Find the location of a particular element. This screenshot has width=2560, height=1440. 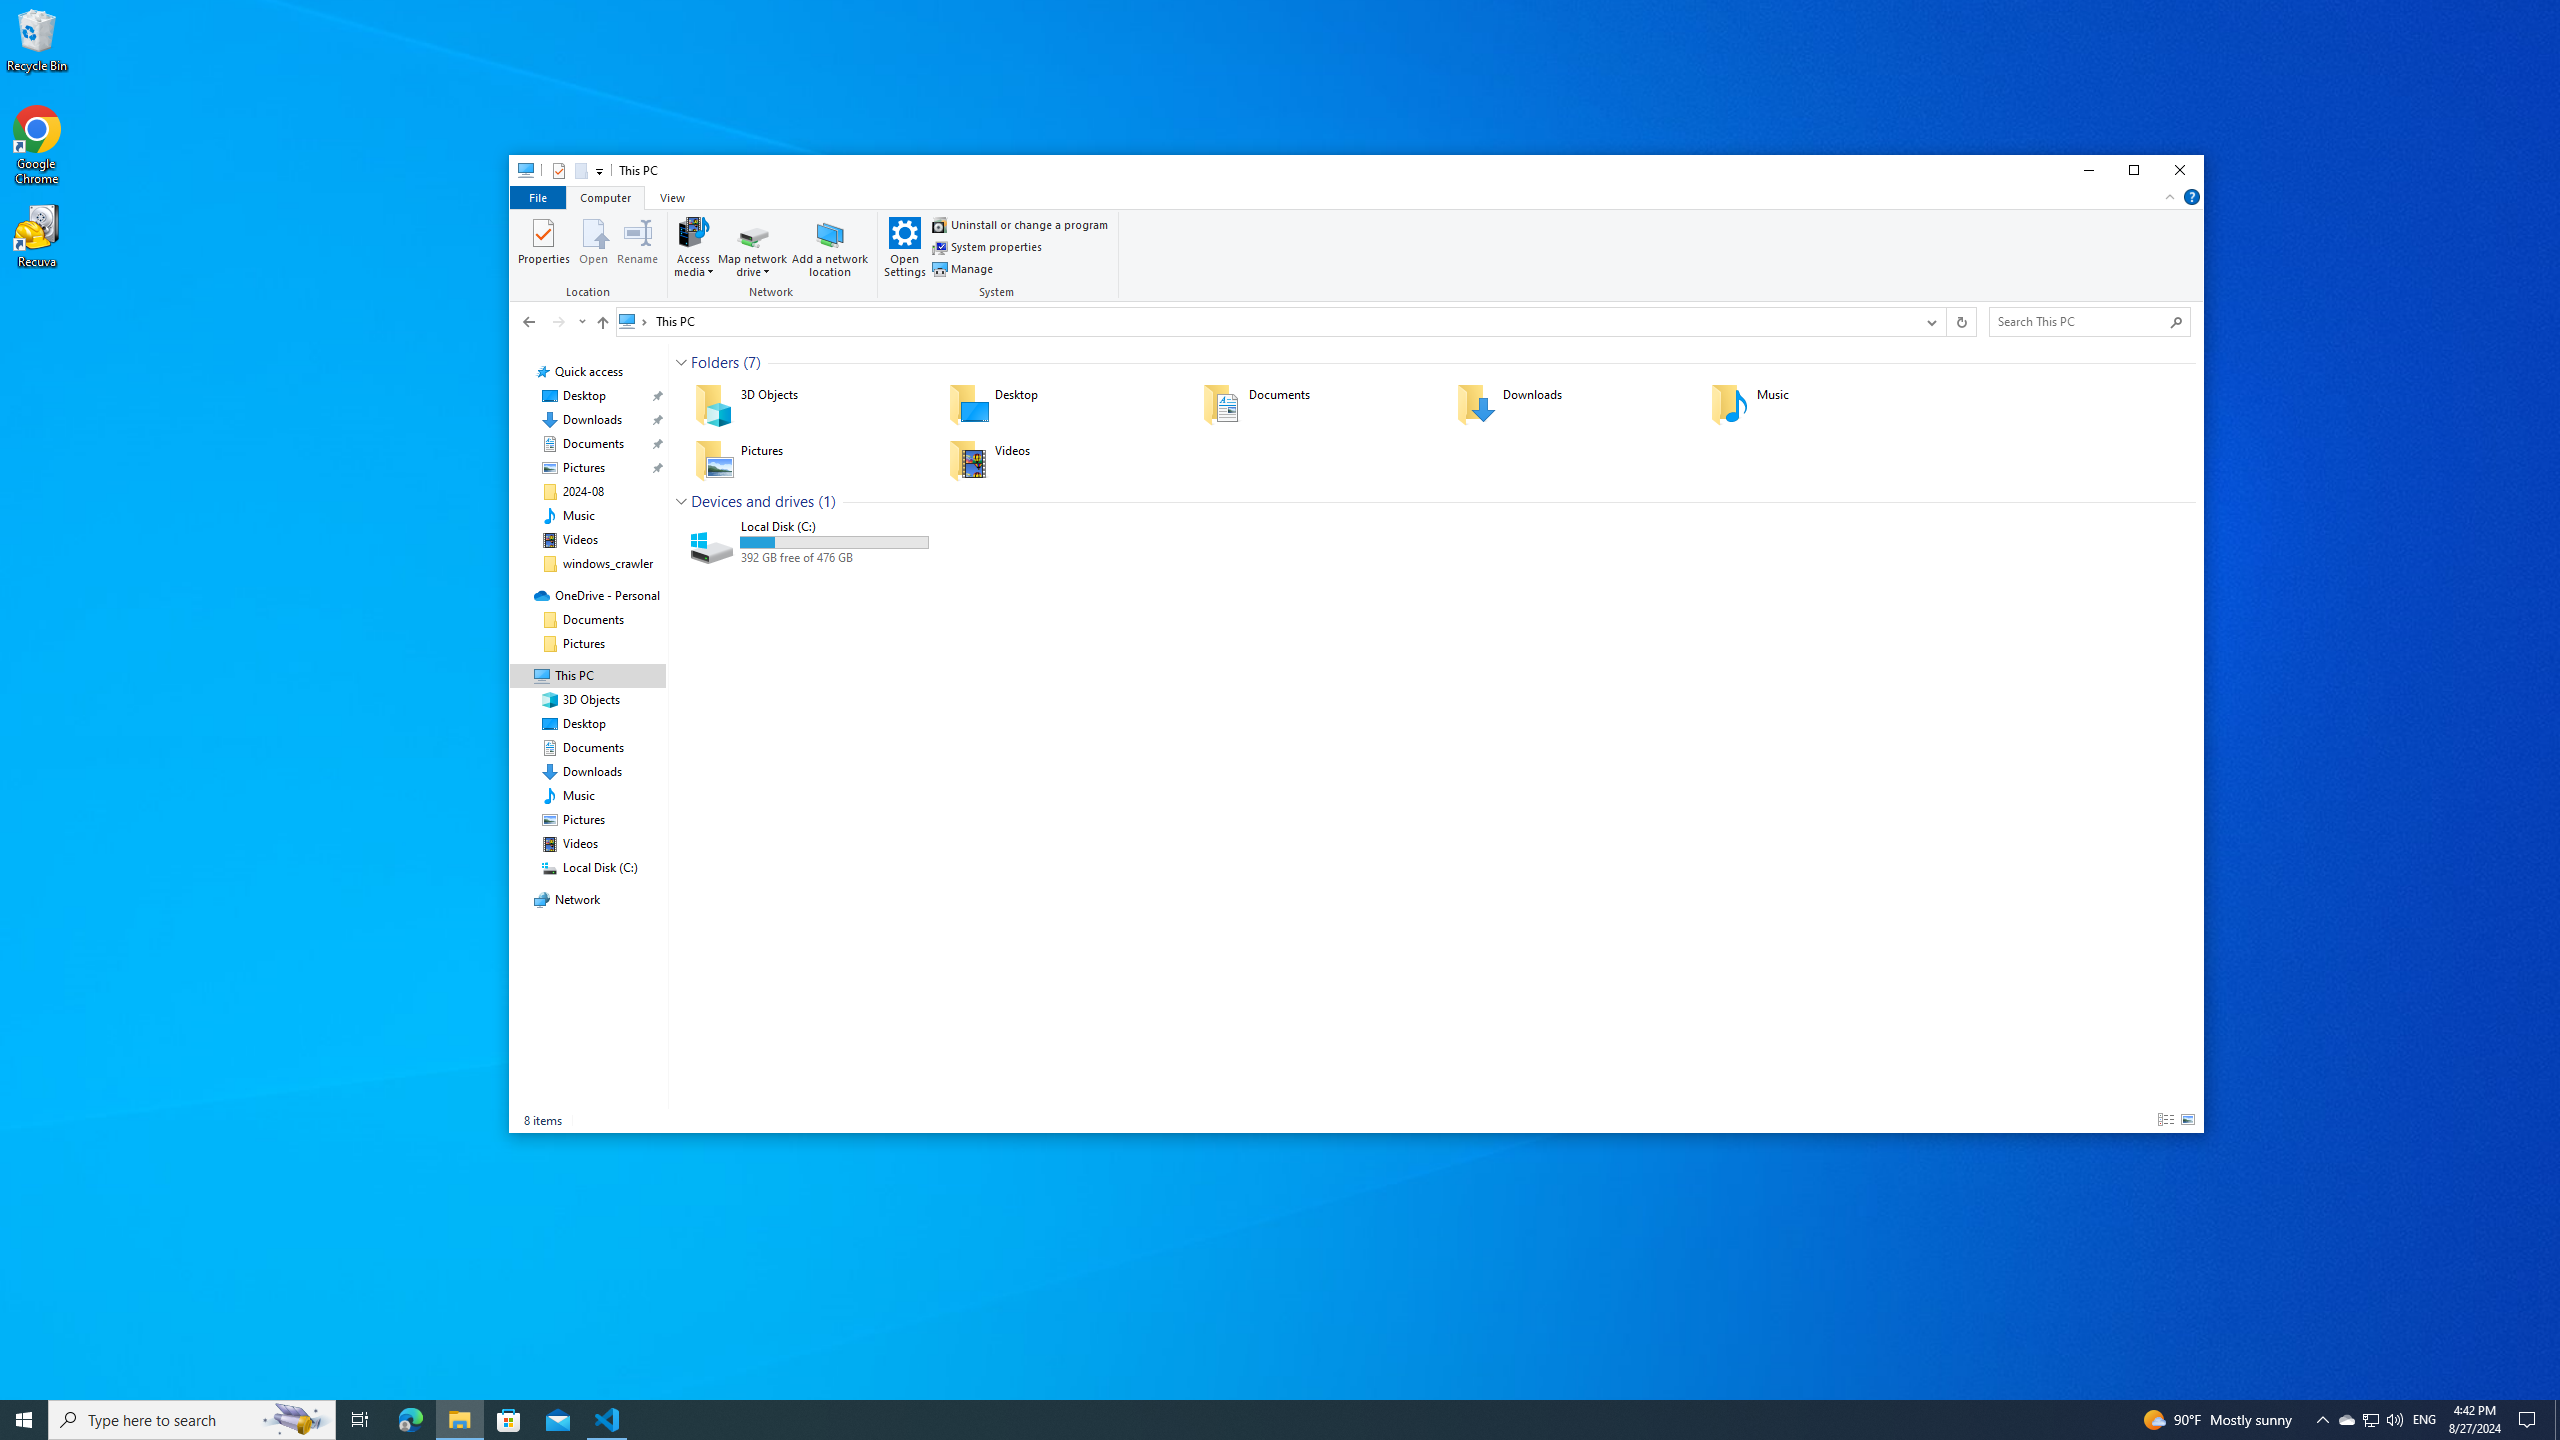

'Pictures' is located at coordinates (807, 459).